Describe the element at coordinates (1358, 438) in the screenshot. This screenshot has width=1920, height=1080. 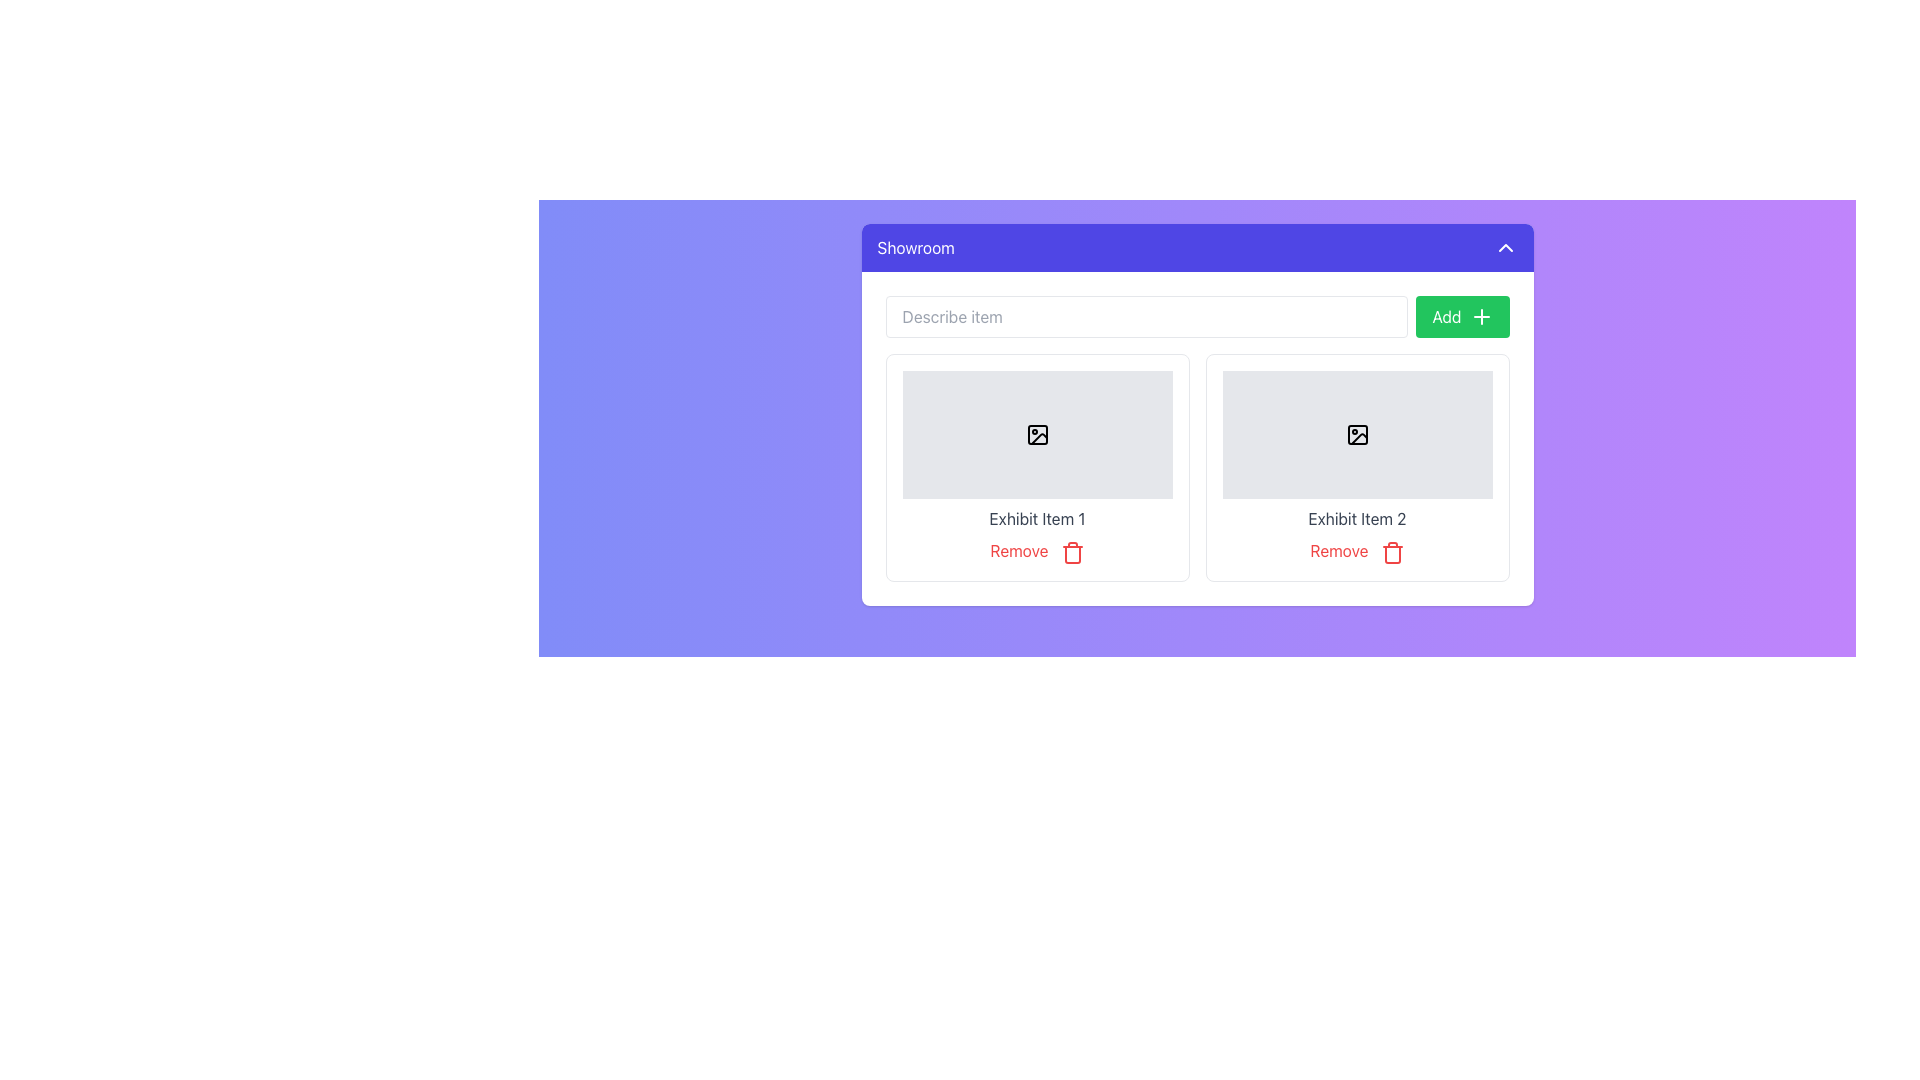
I see `the image placeholder icon in Exhibit Item 2, which indicates where an image is supposed to be displayed when it fails to load` at that location.